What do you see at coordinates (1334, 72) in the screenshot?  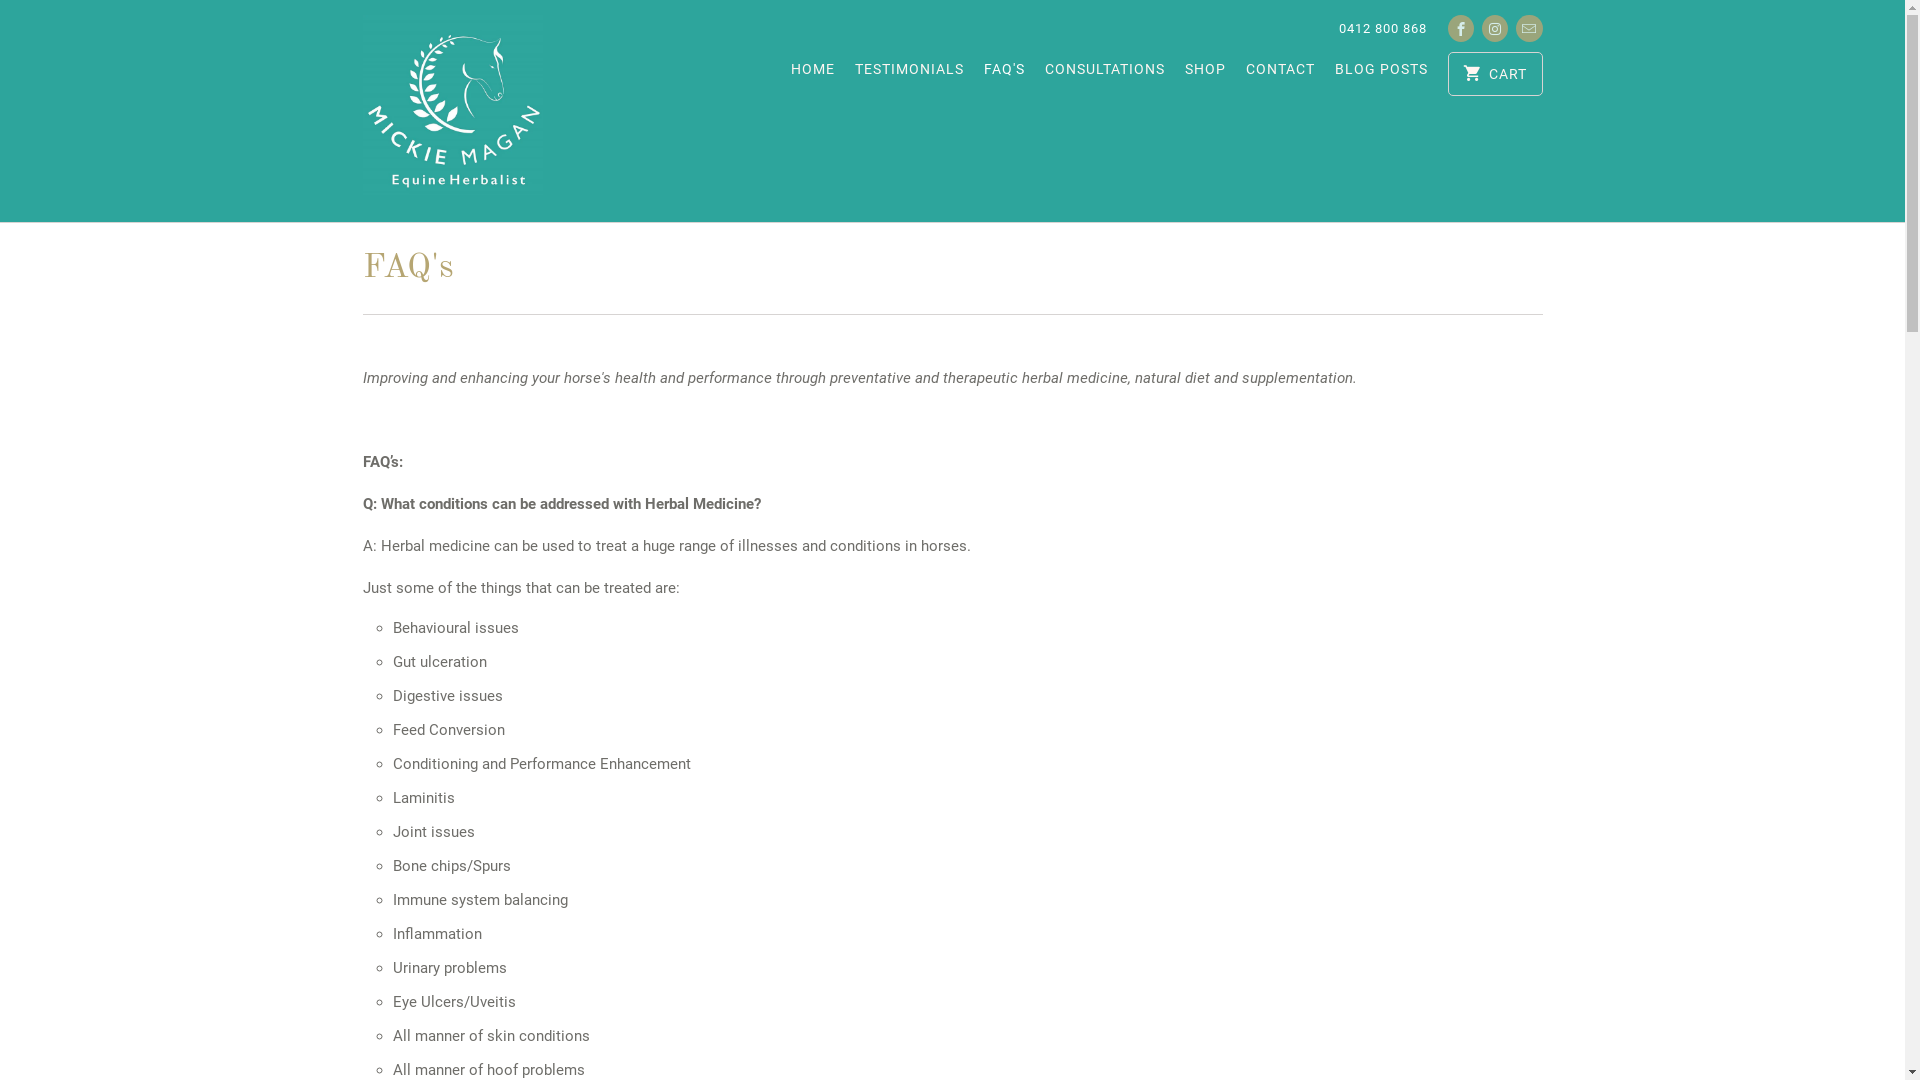 I see `'BLOG POSTS'` at bounding box center [1334, 72].